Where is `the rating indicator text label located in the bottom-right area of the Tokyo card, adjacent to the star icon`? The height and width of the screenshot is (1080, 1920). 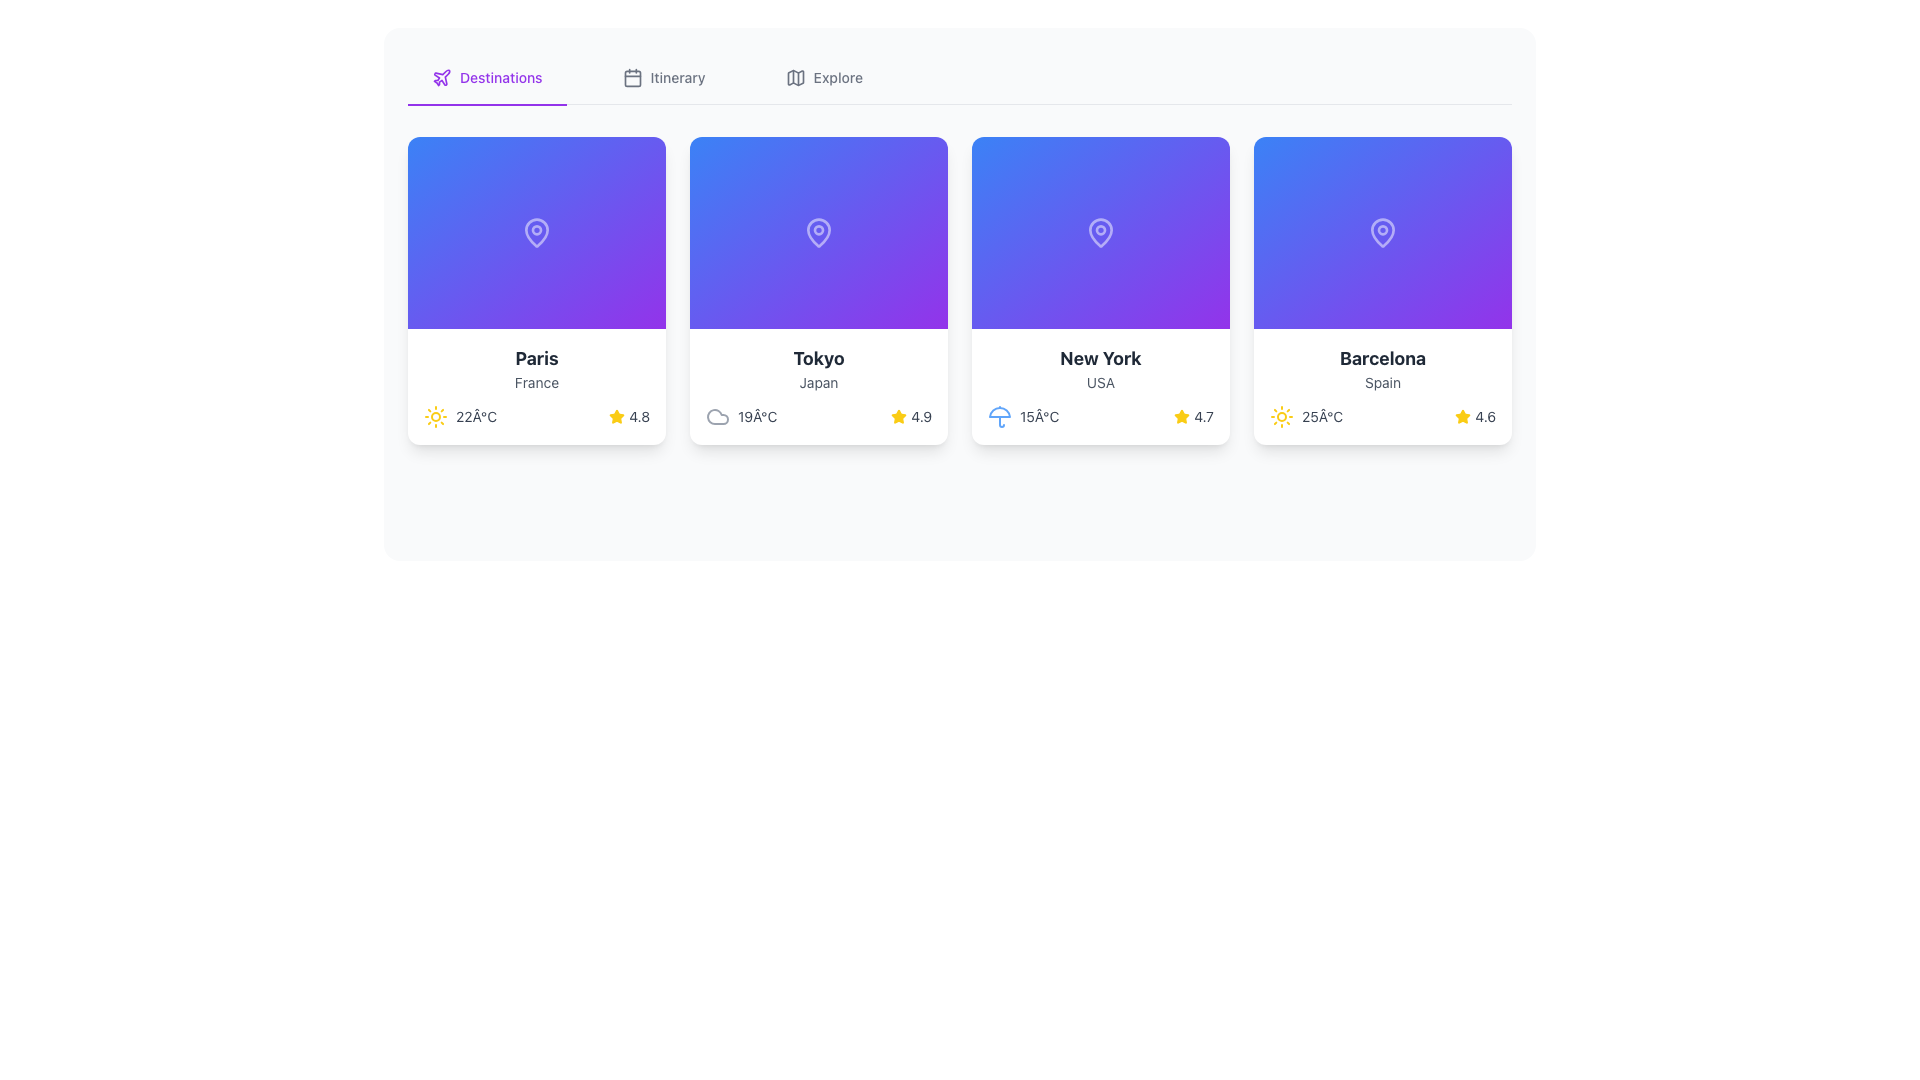
the rating indicator text label located in the bottom-right area of the Tokyo card, adjacent to the star icon is located at coordinates (920, 415).